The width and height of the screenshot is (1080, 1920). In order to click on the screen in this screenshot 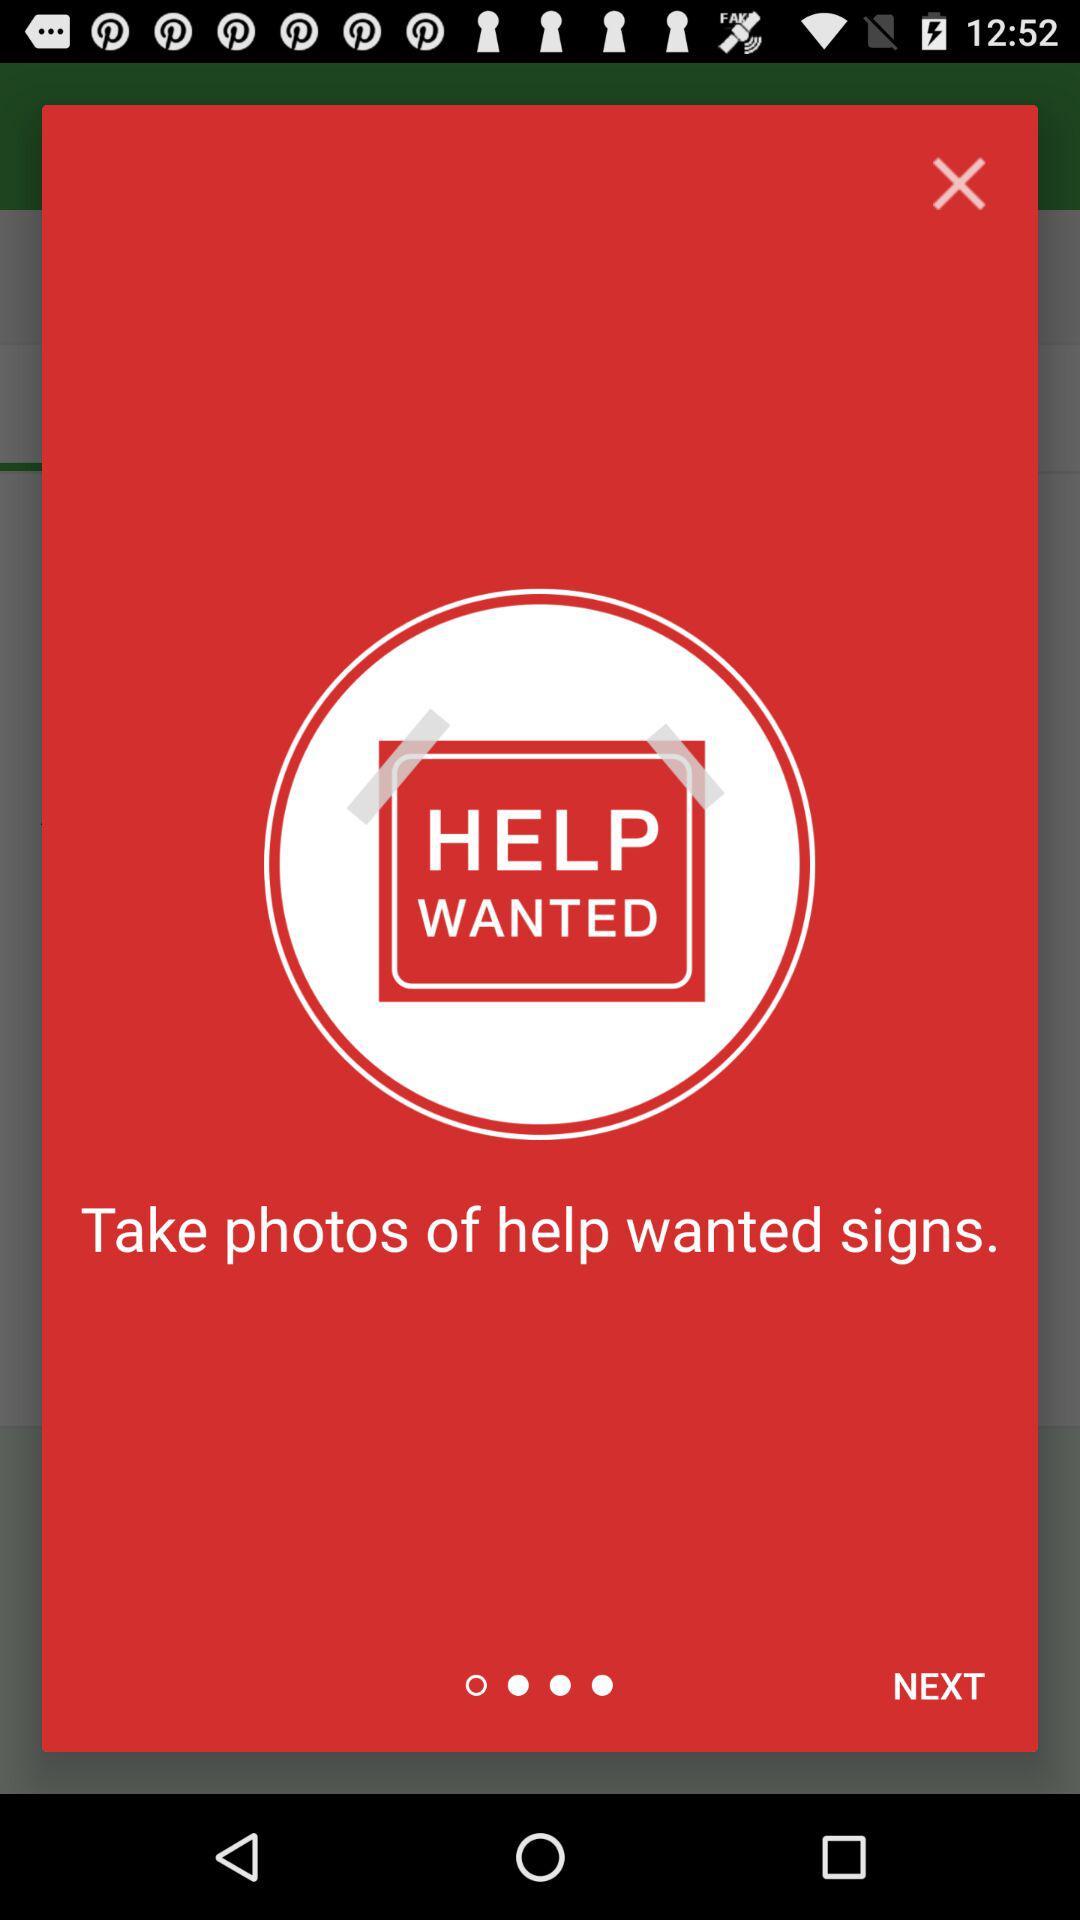, I will do `click(958, 183)`.